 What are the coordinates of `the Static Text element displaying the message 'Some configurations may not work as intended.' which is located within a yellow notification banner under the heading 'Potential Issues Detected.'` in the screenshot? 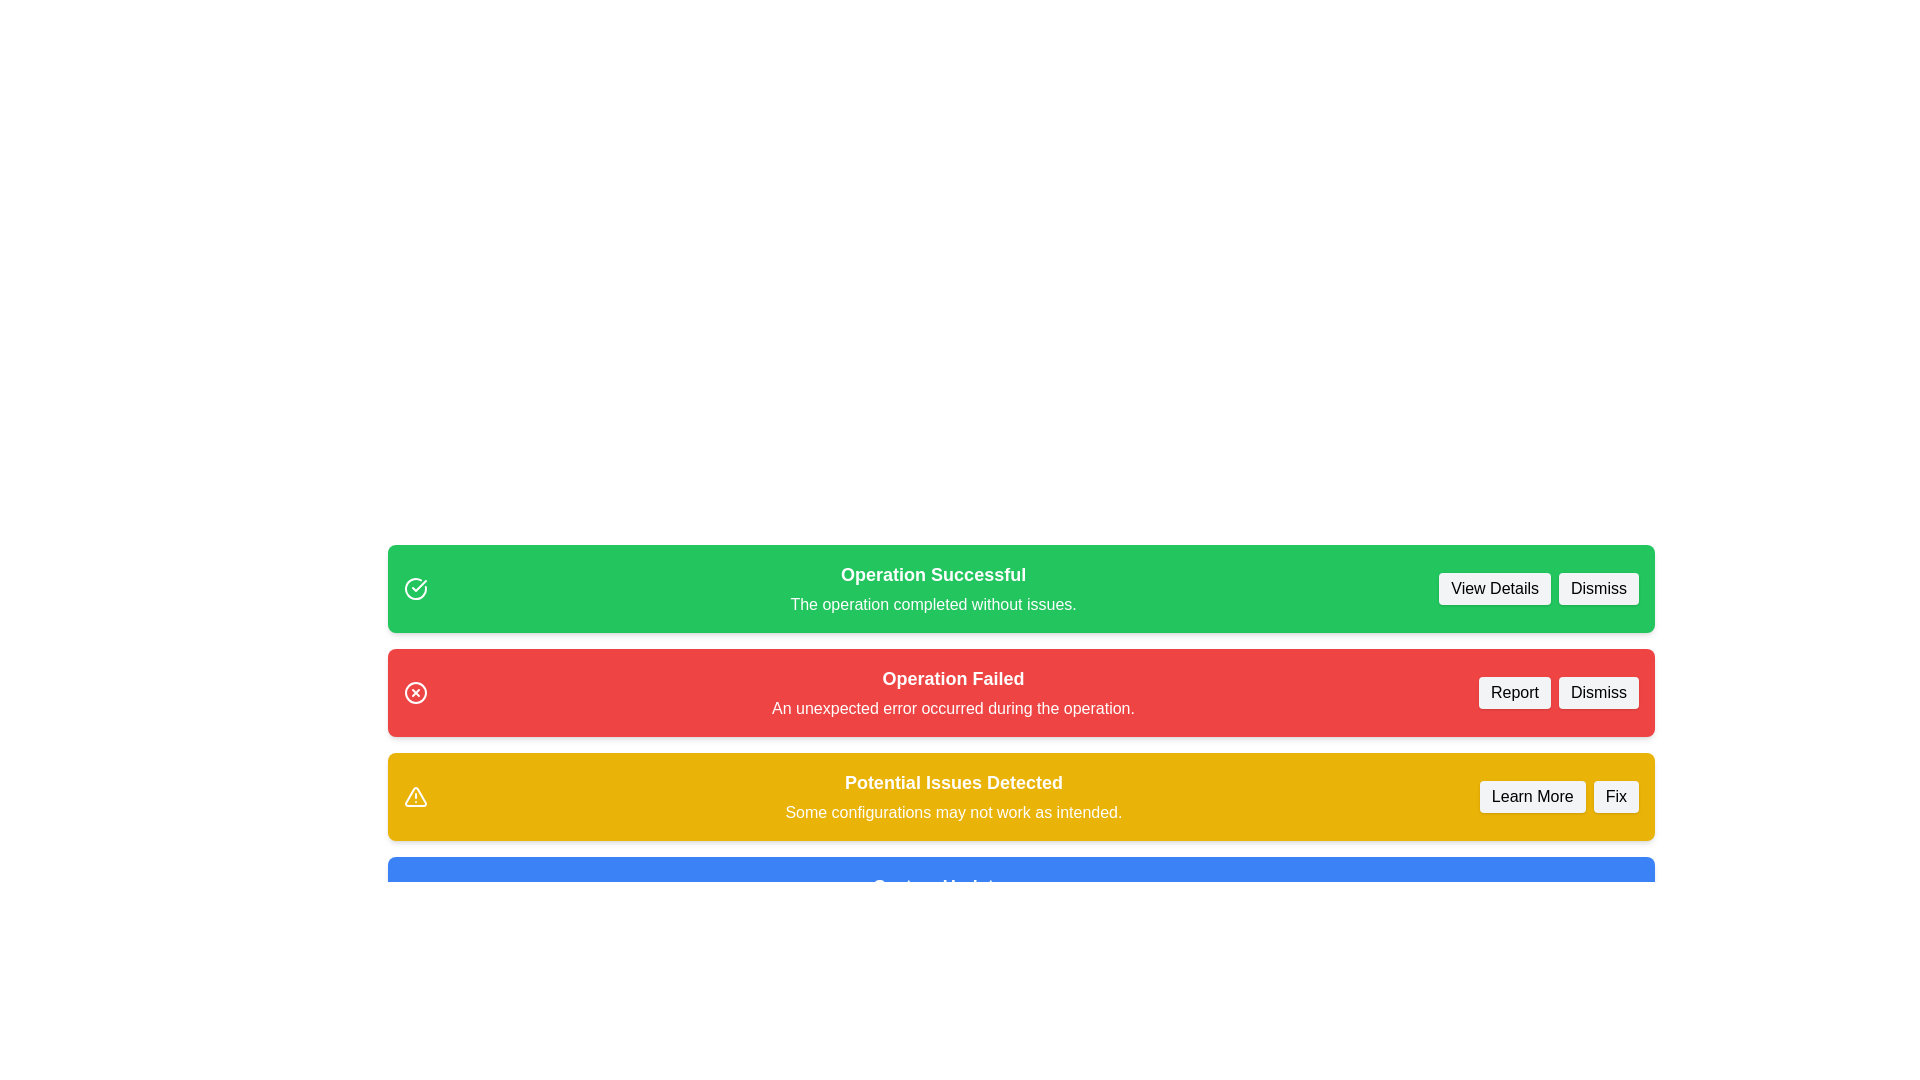 It's located at (952, 813).